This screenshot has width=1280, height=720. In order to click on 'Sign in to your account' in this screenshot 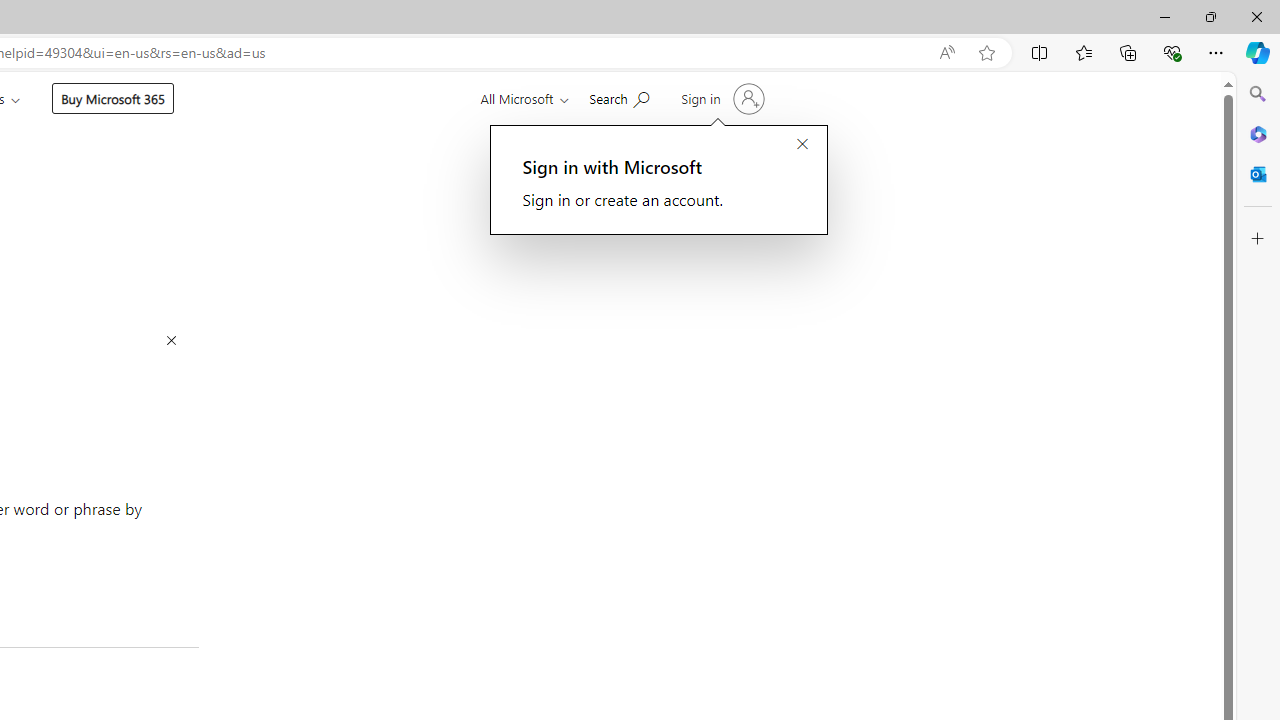, I will do `click(720, 99)`.